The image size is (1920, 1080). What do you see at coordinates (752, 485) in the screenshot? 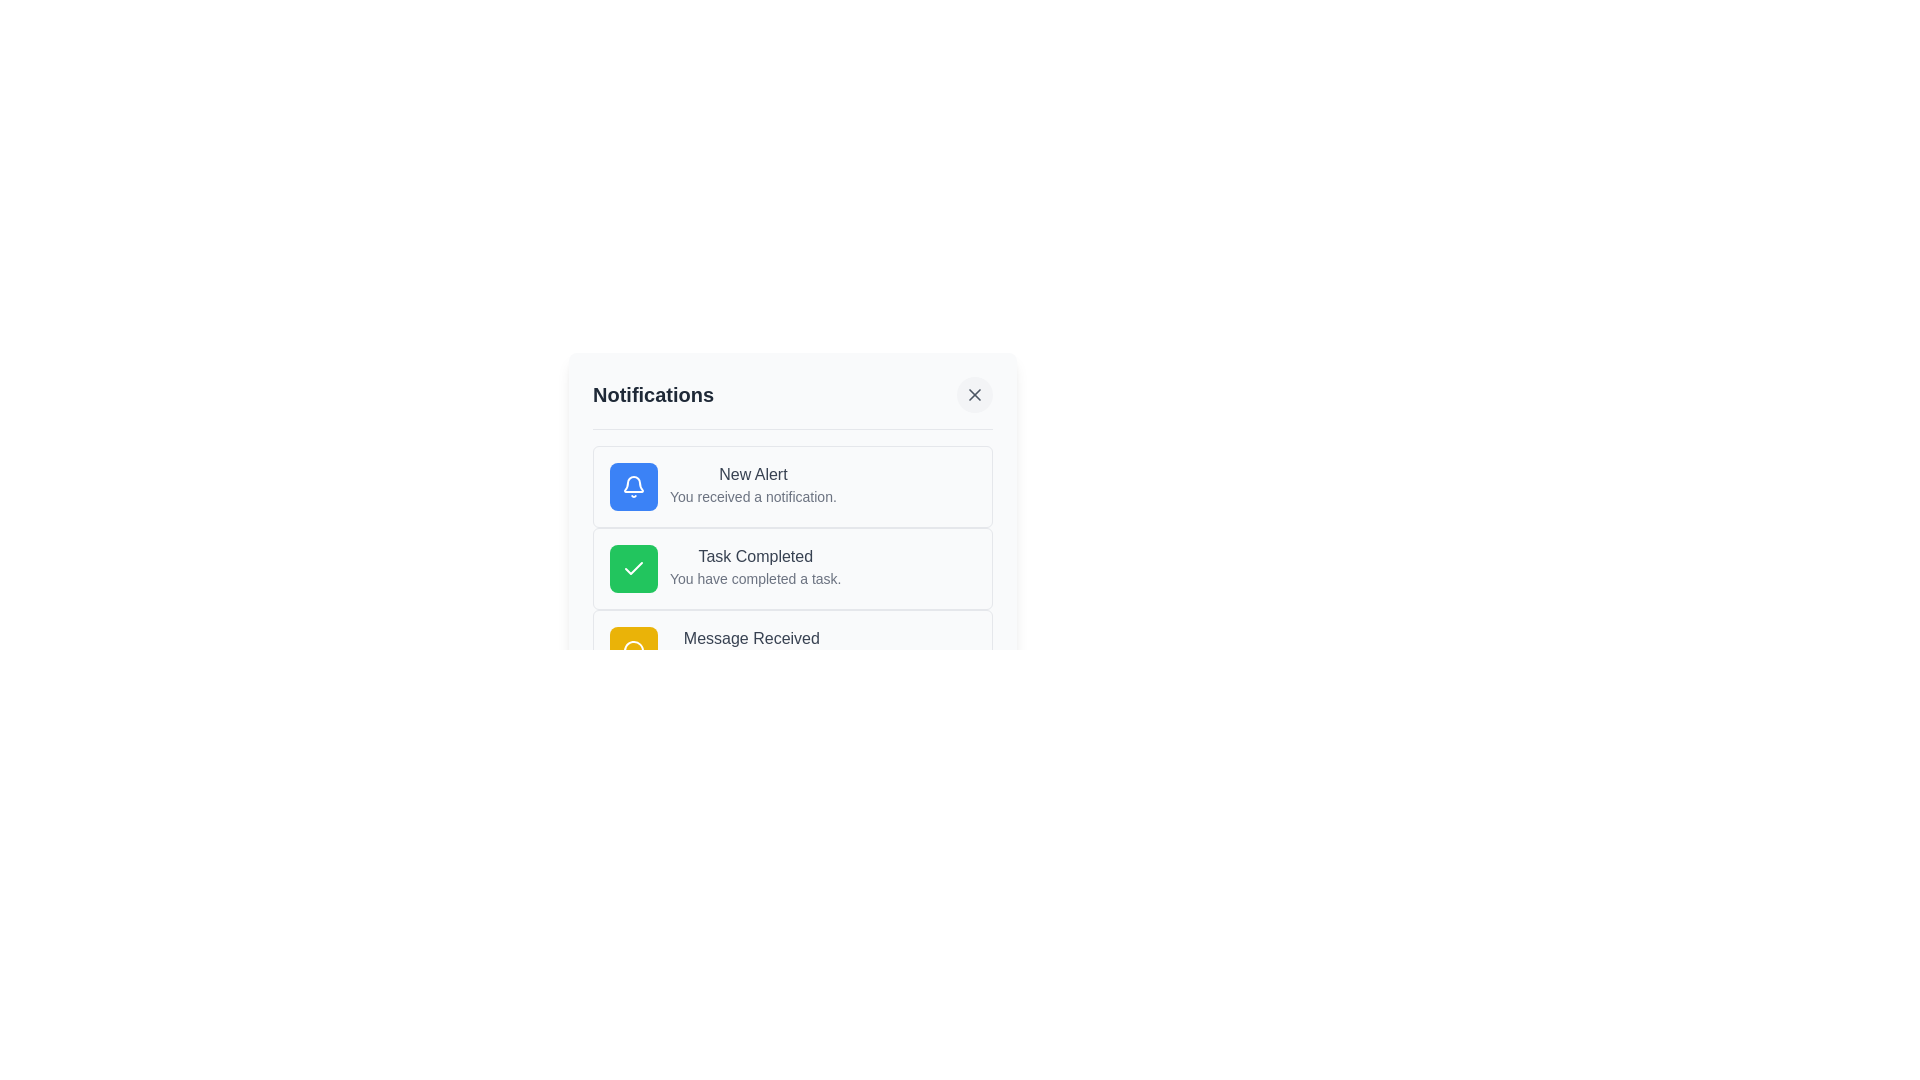
I see `notification details from the Text content block that contains 'New Alert' and 'You received a notification.' positioned below the blue bell icon` at bounding box center [752, 485].